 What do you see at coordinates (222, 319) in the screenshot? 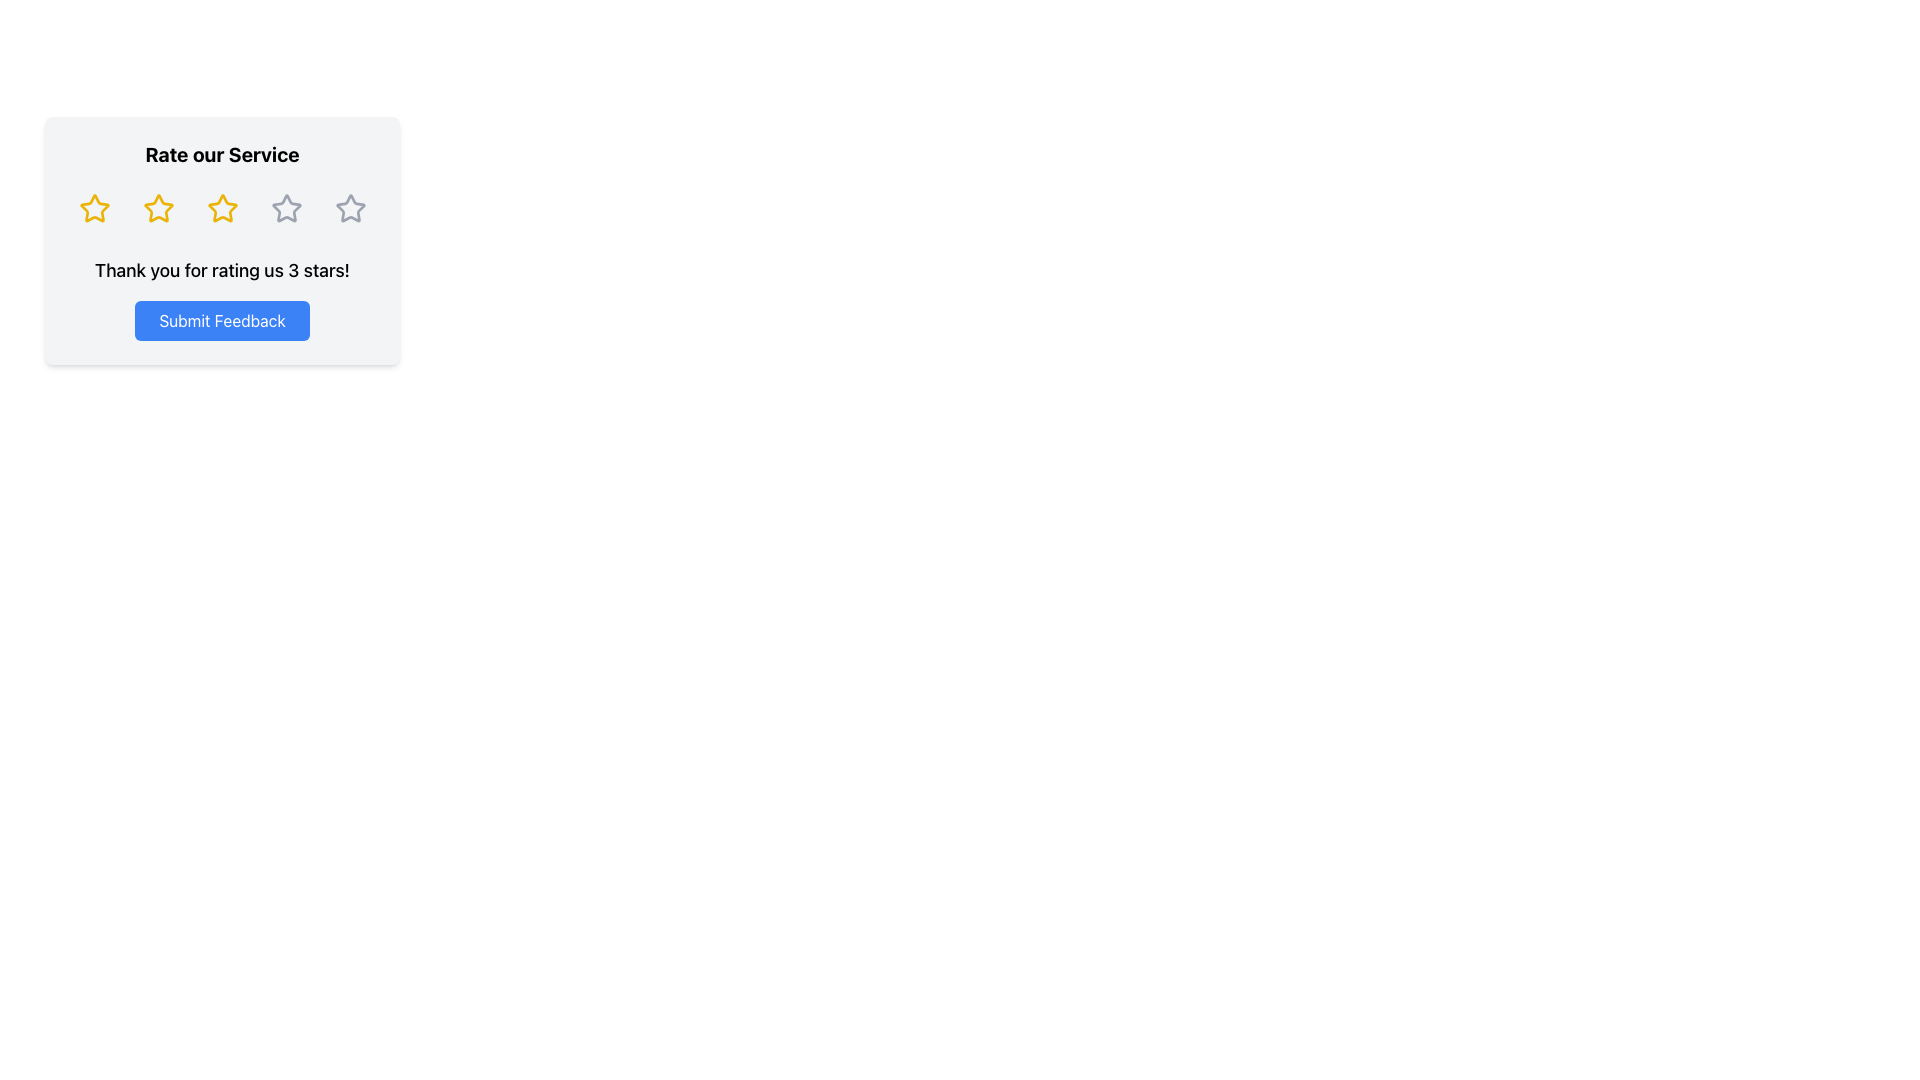
I see `the 'Submit Feedback' button, which has a blue background and rounded corners, to change its color to a darker shade` at bounding box center [222, 319].